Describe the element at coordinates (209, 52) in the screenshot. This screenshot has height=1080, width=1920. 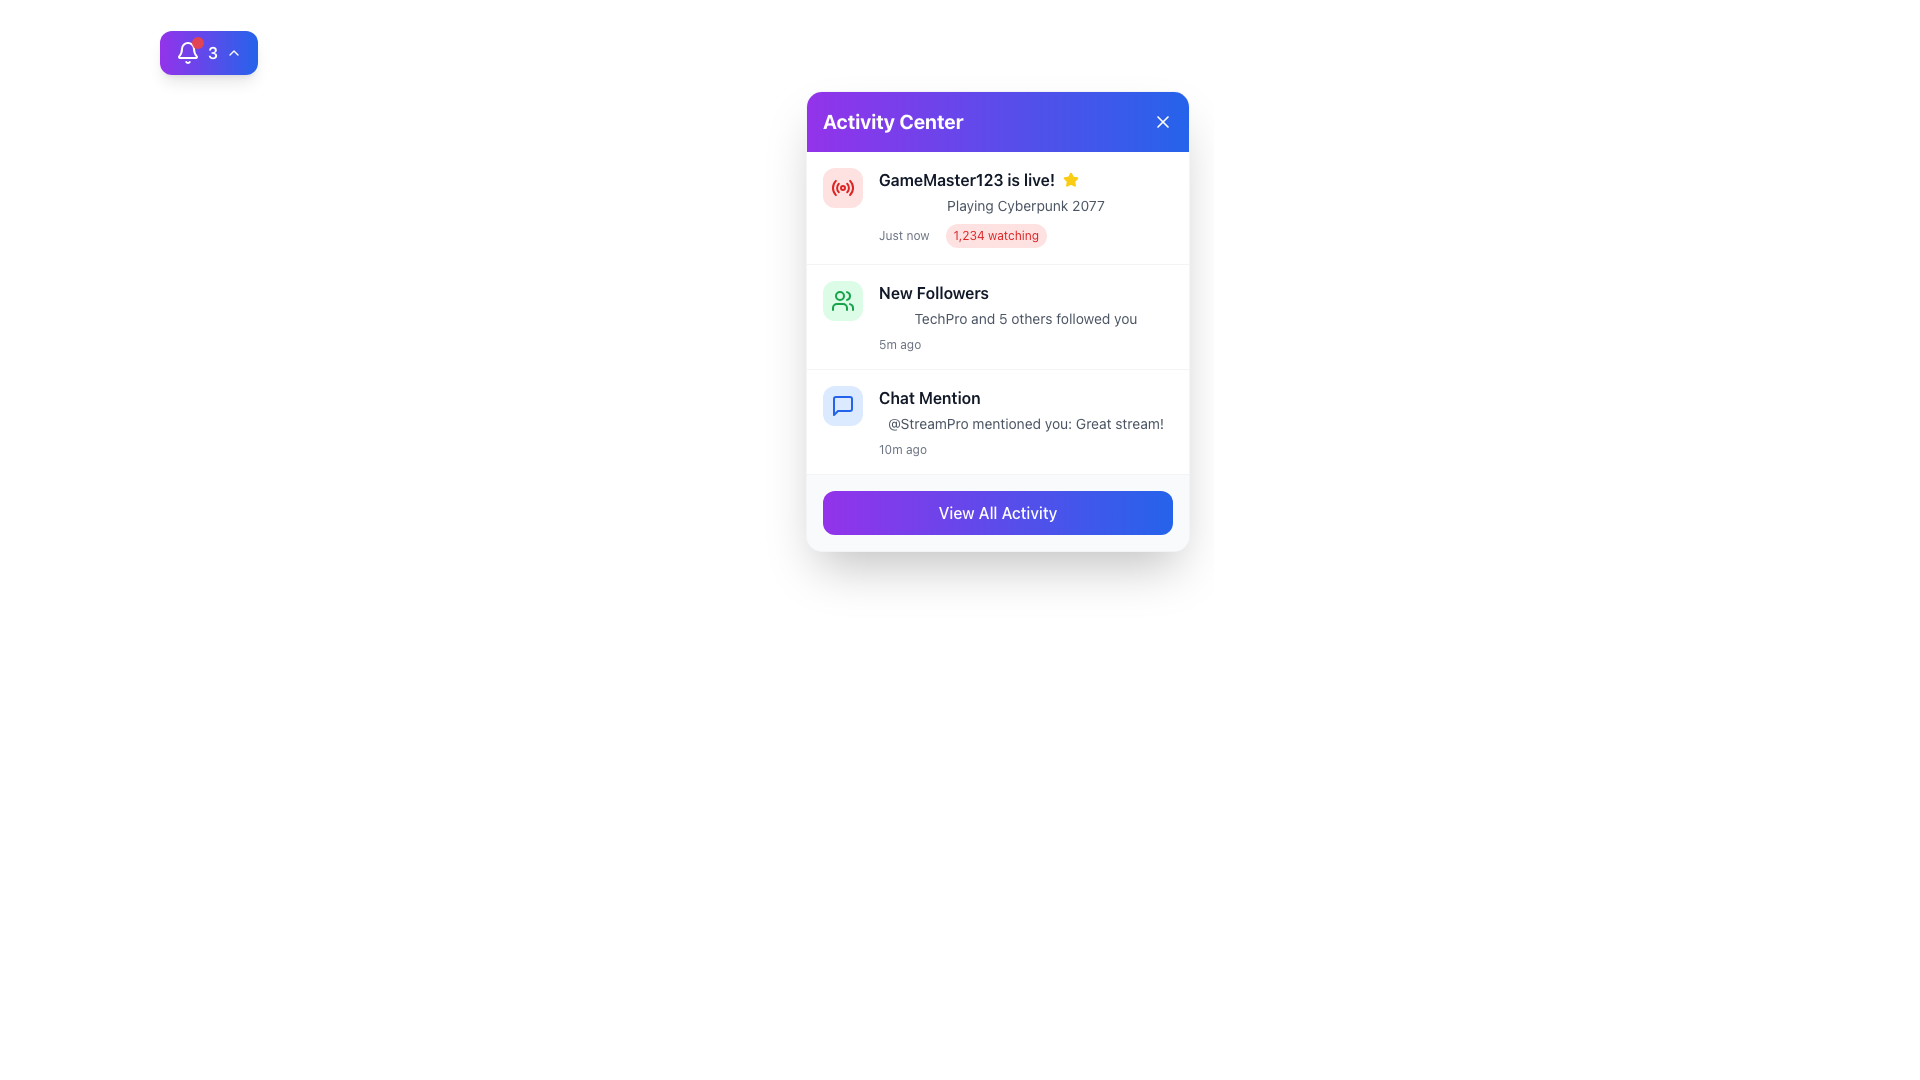
I see `the notification indicator button with a gradient background, white bell icon, and notification count` at that location.